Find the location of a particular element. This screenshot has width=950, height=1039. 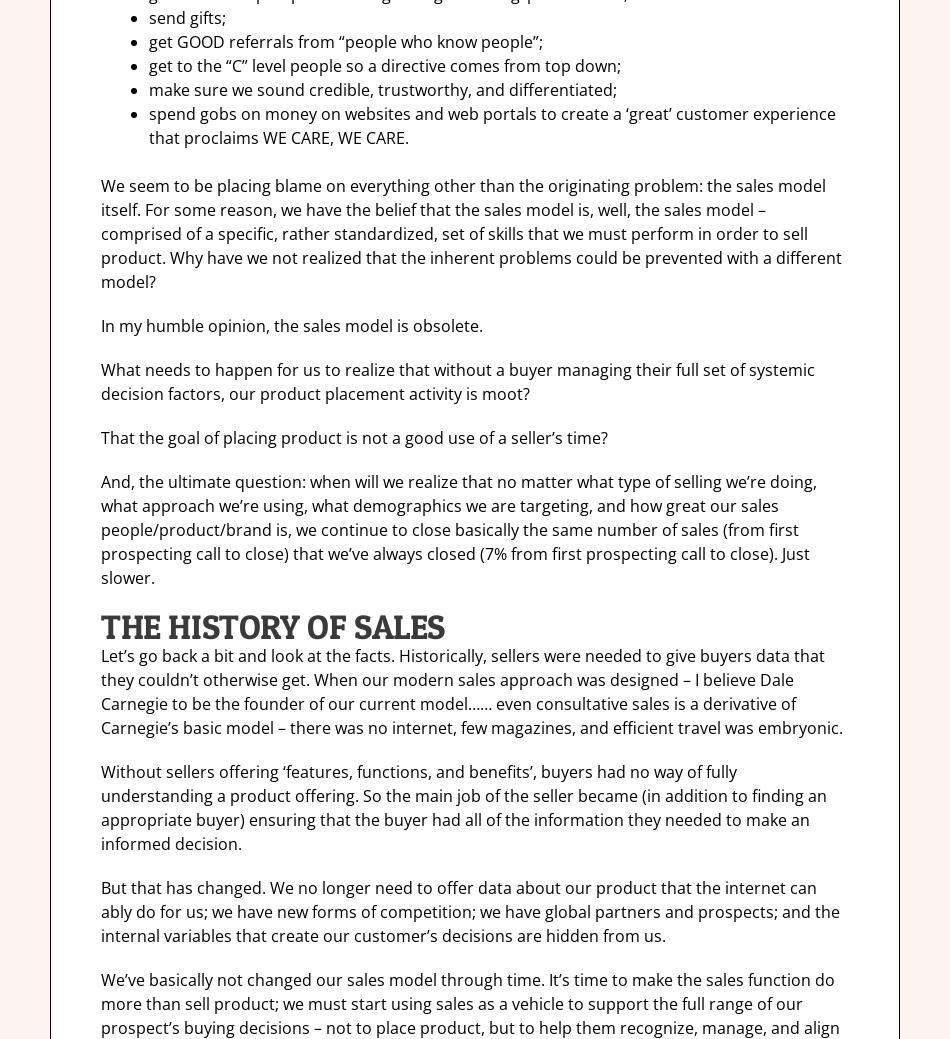

'THE HISTORY OF SALES' is located at coordinates (272, 626).